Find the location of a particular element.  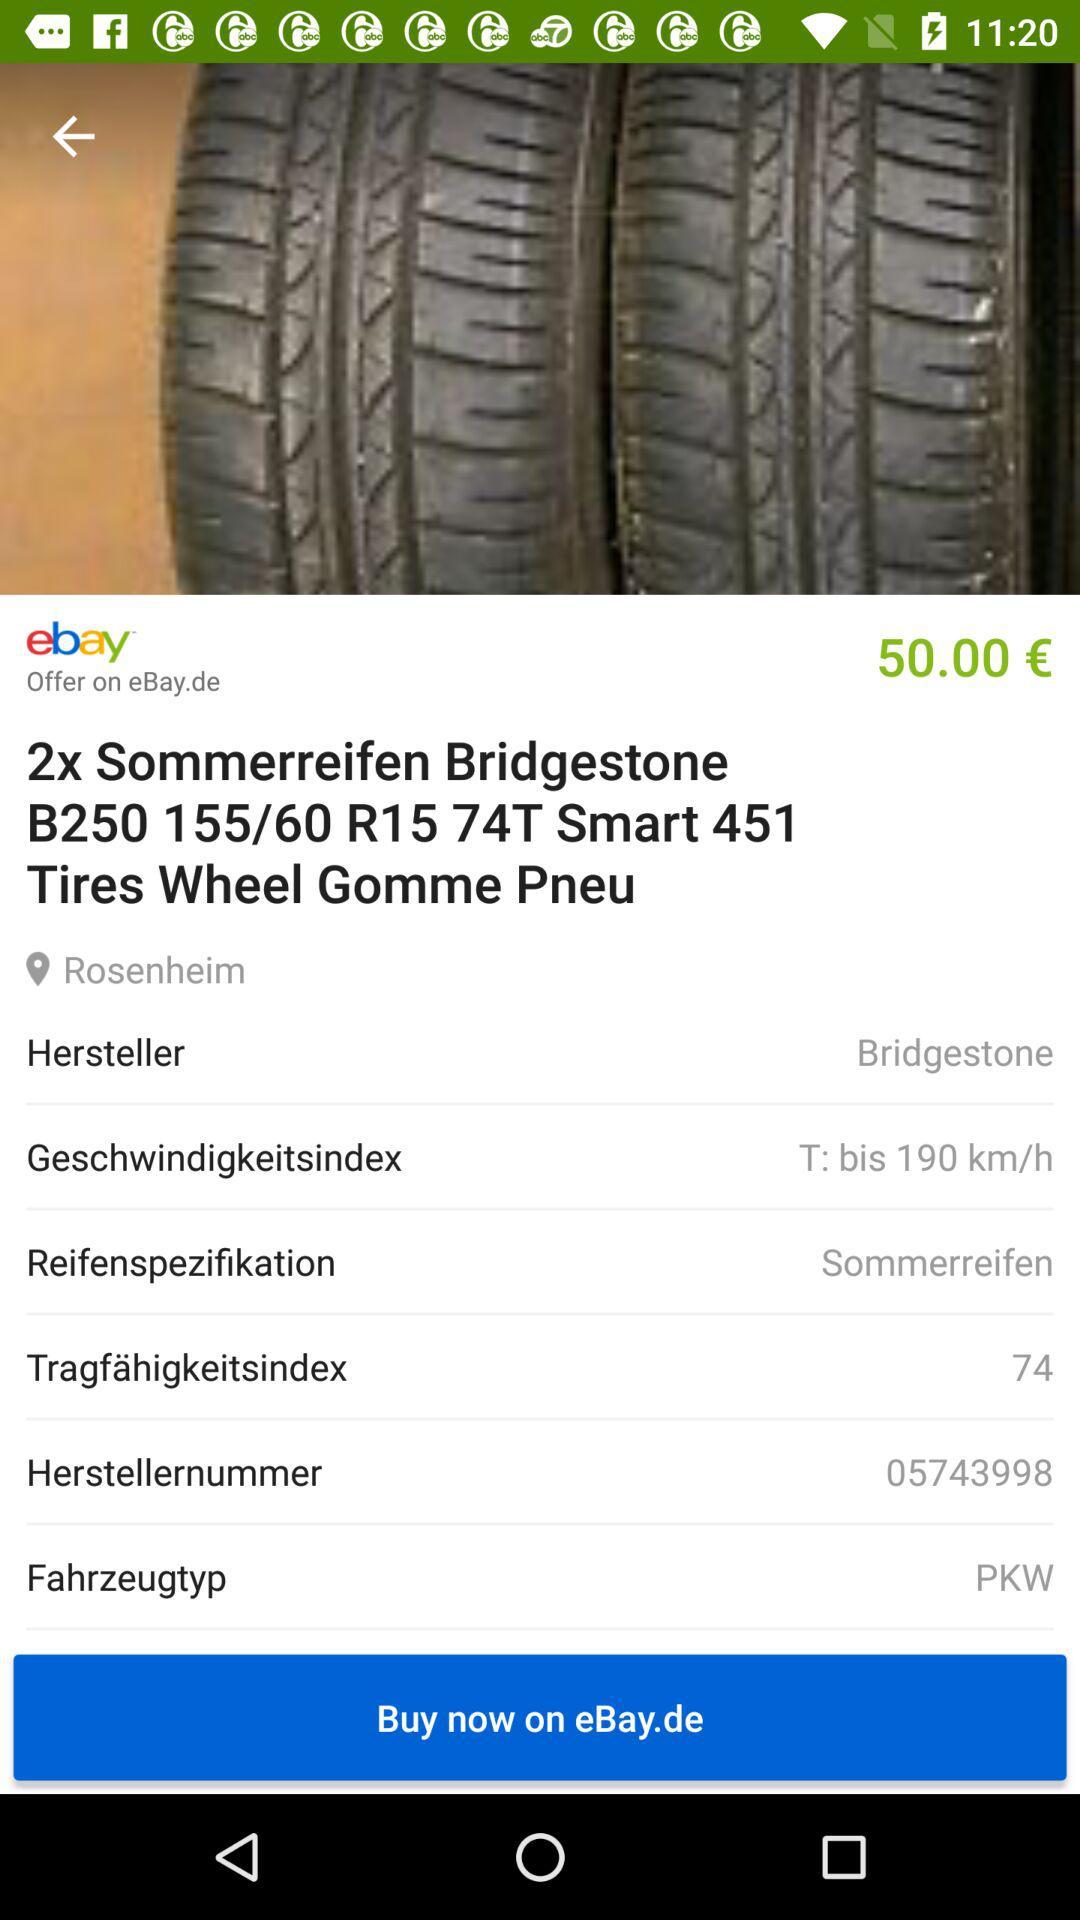

the fahrzeugtyp is located at coordinates (126, 1575).